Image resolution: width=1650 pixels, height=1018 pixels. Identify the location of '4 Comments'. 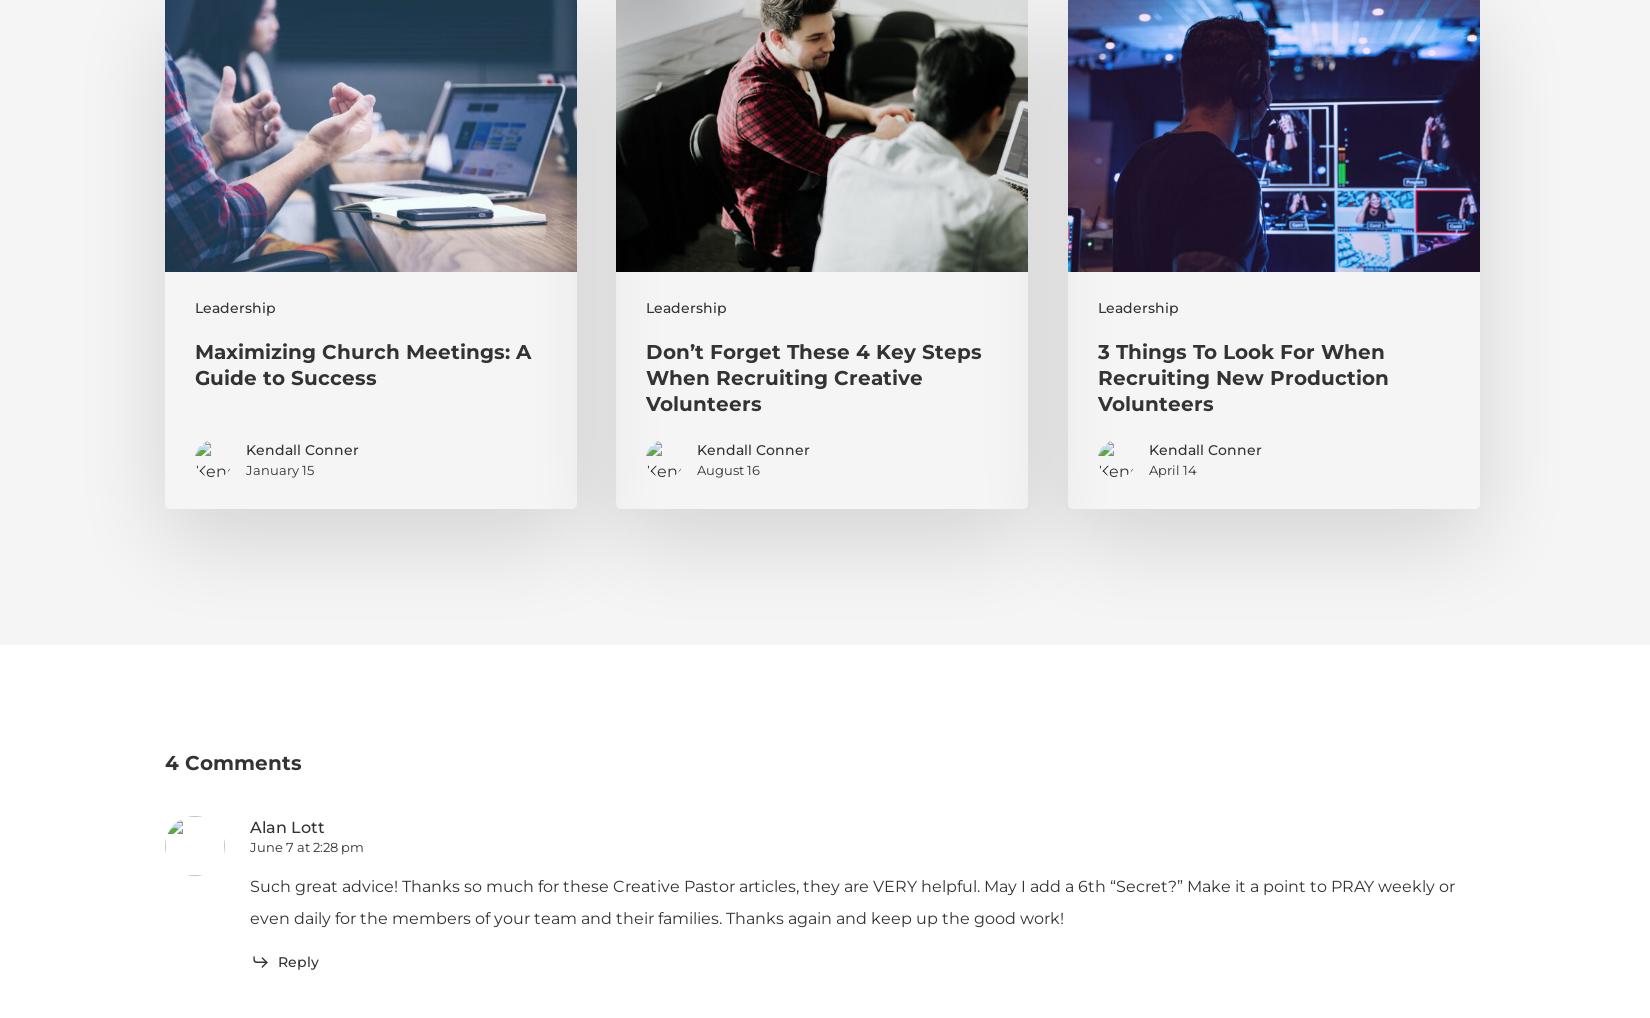
(233, 761).